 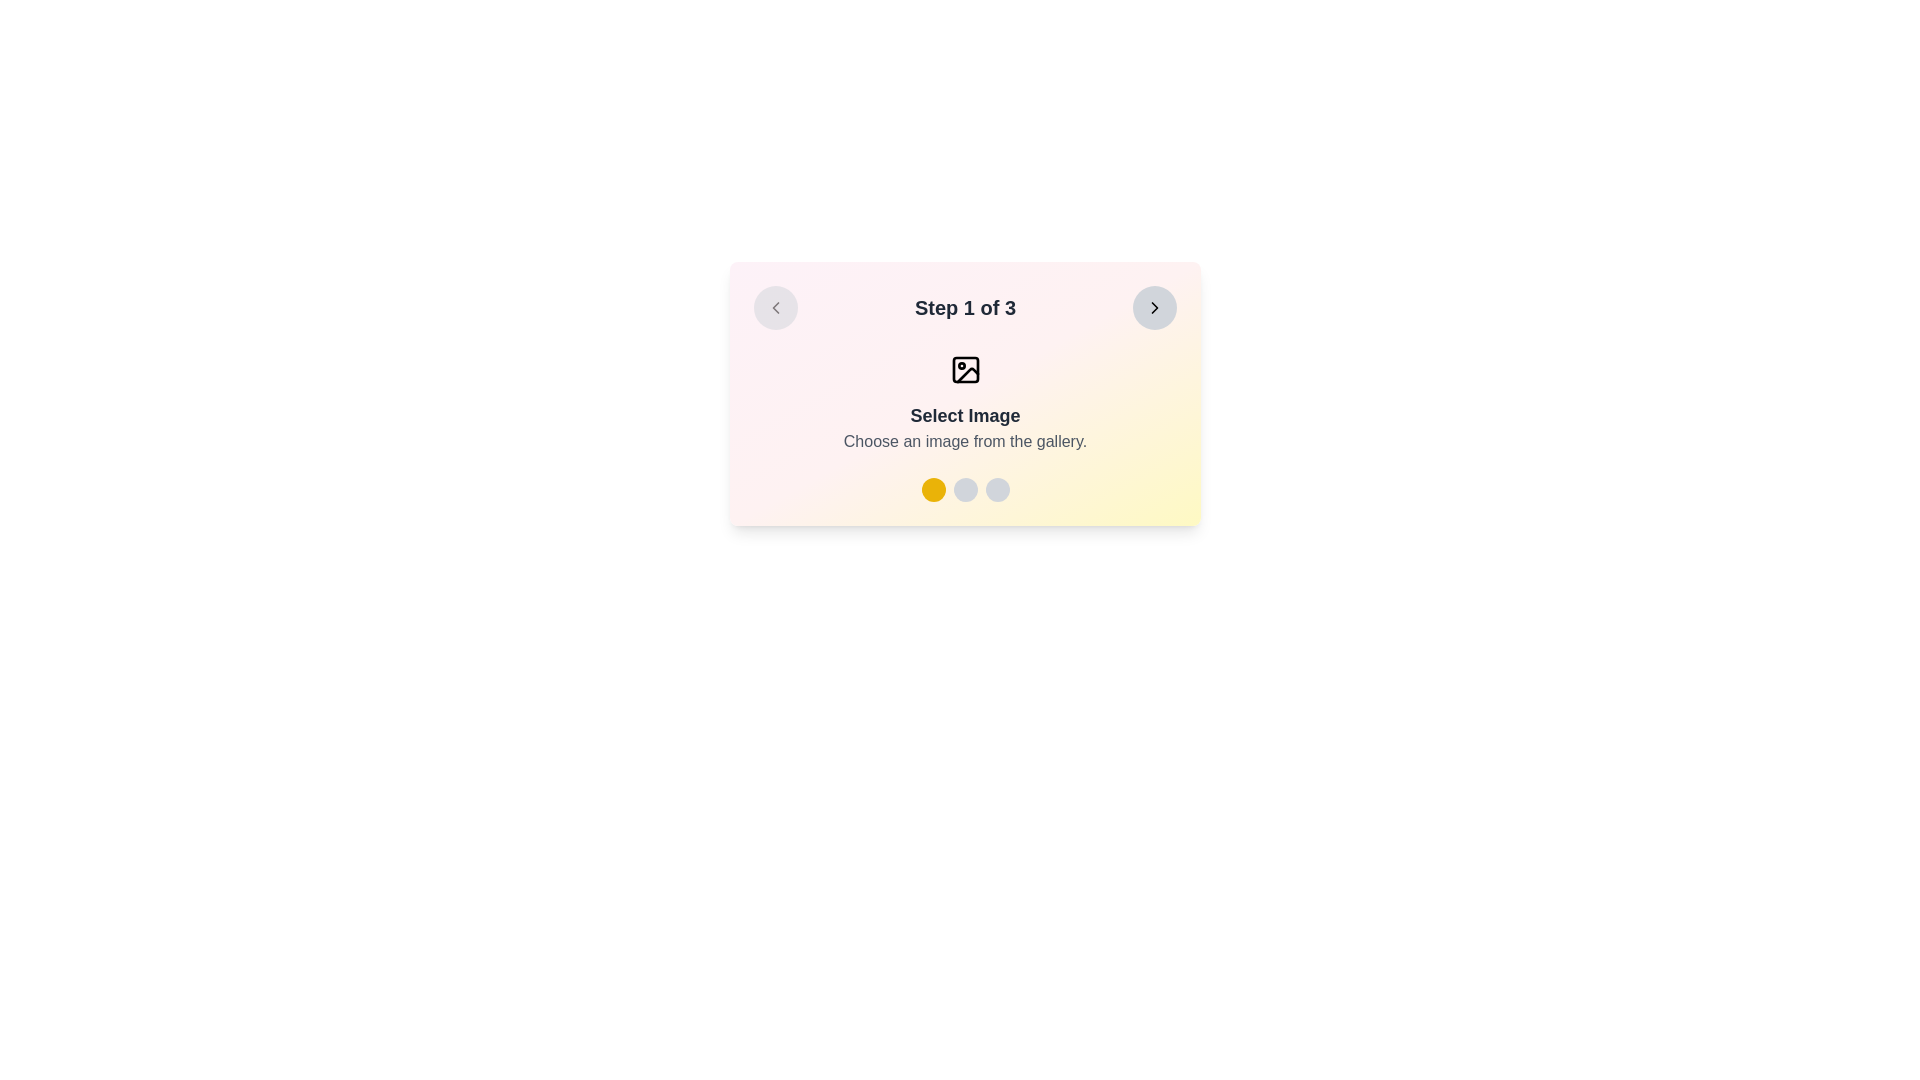 What do you see at coordinates (965, 370) in the screenshot?
I see `the image placeholder icon, which is a vector graphic with a rounded rectangular frame and a decorative gradient background, located at the top-center of the card titled 'Step 1 of 3'` at bounding box center [965, 370].